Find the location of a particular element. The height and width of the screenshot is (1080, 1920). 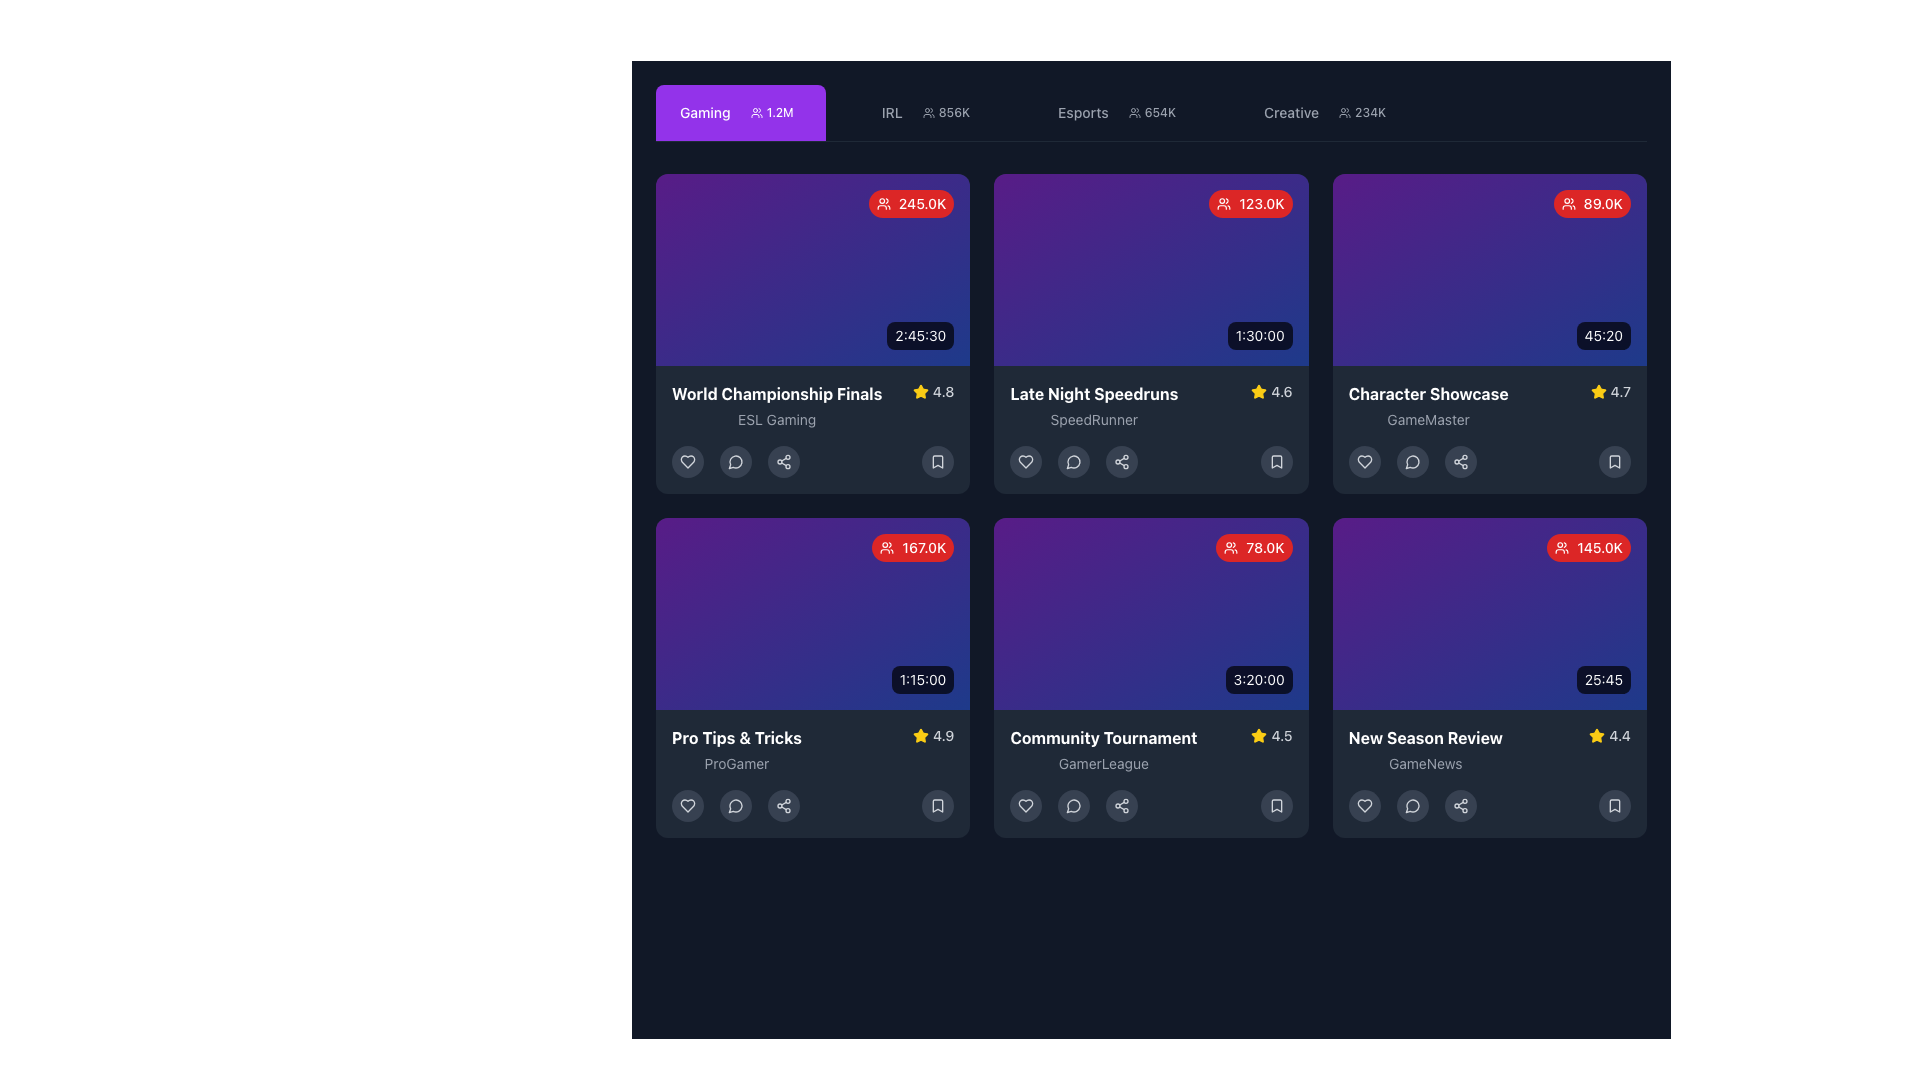

the user count icon located to the left of the '78.0K' text within the red badge on the 'Community Tournament' card is located at coordinates (1230, 547).